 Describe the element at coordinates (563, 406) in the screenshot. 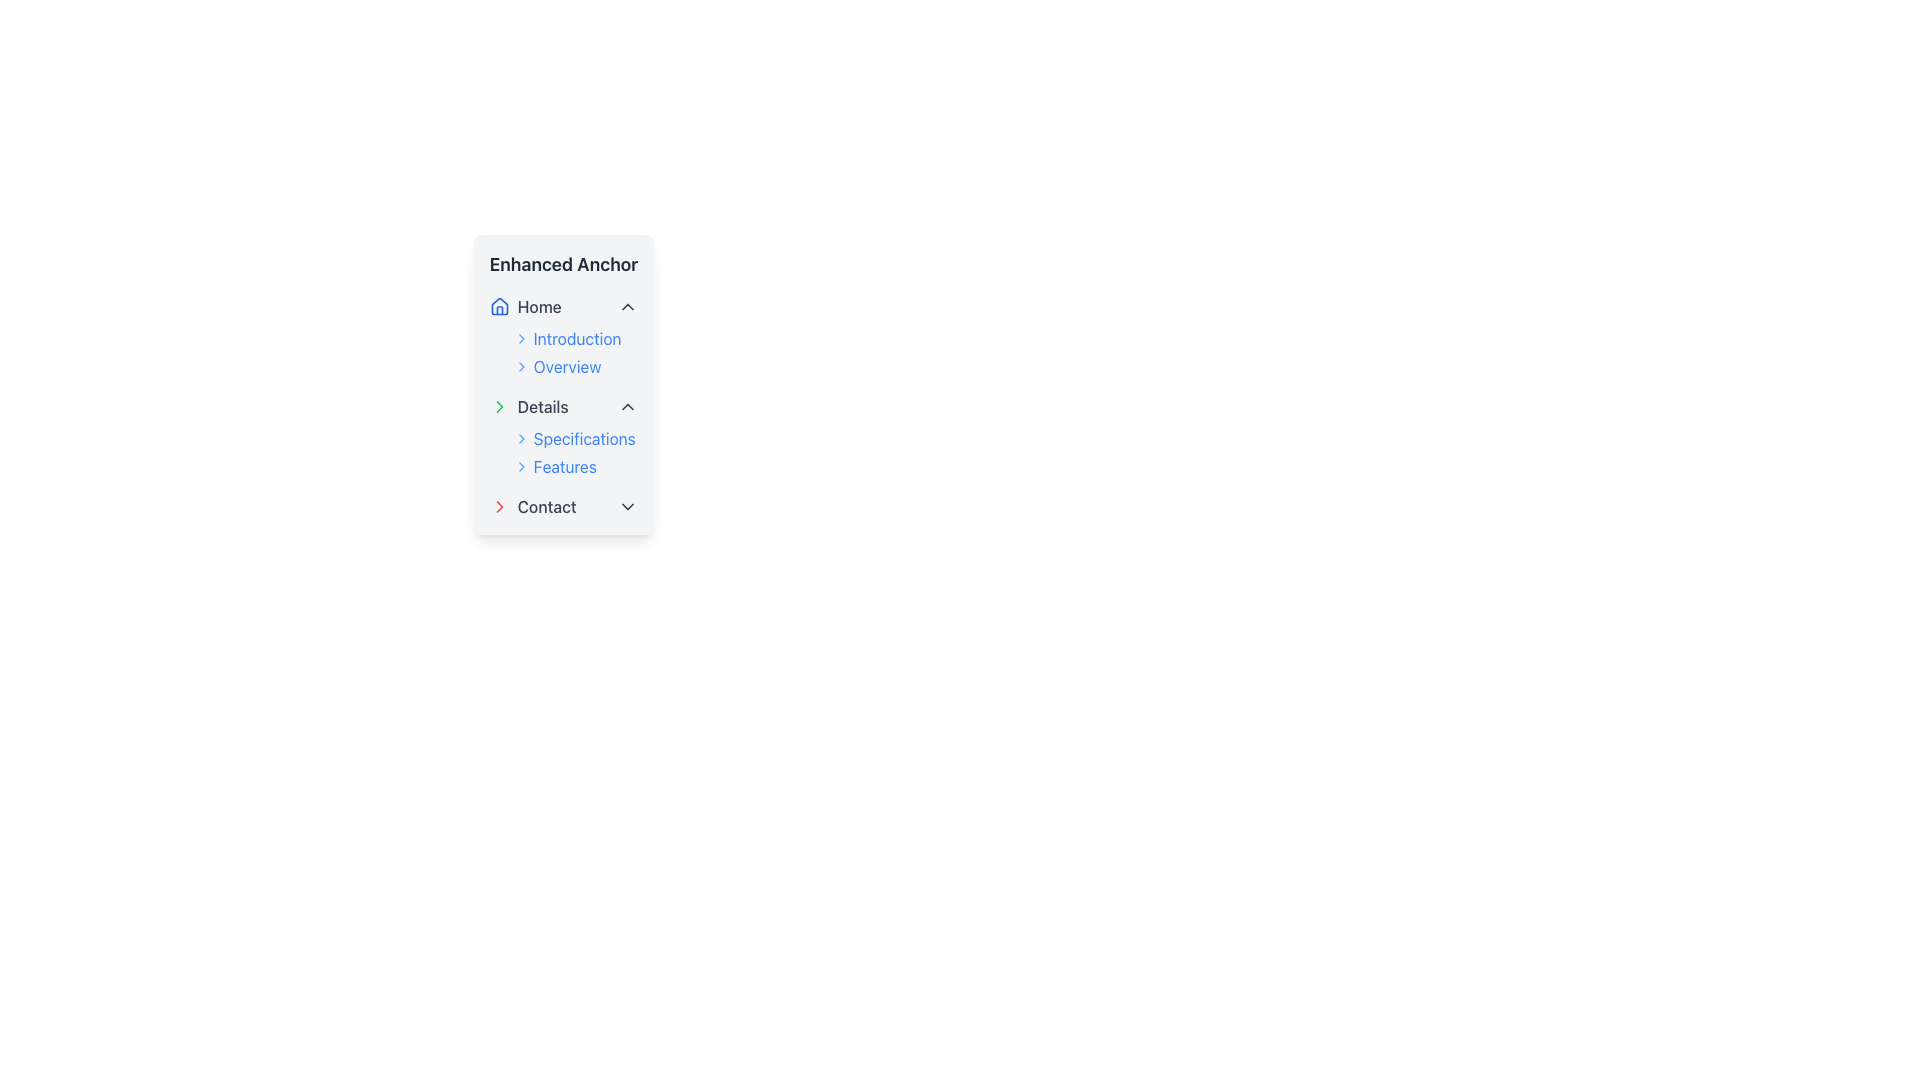

I see `the Collapsible Menu Header under the 'Enhanced Anchor' section` at that location.